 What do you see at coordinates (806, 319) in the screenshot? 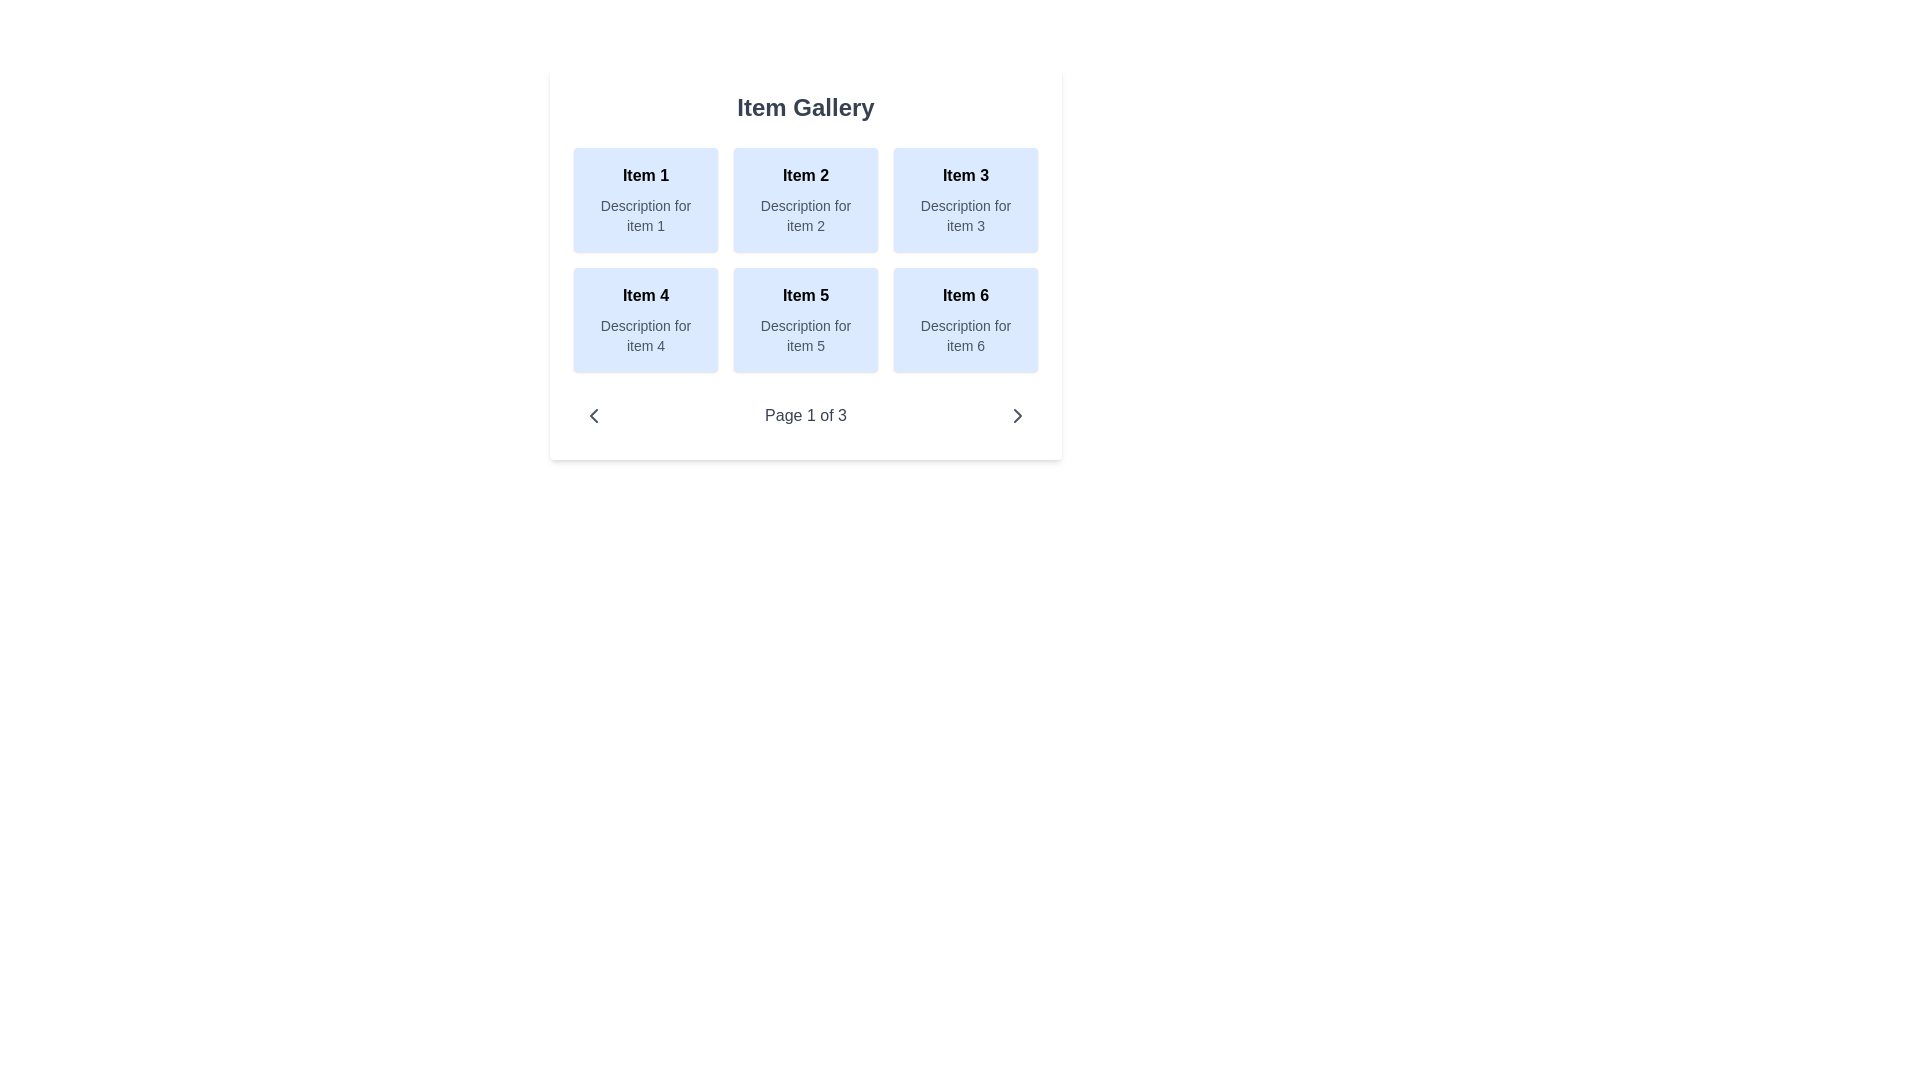
I see `the information displayed on the informational card labeled 'Item 5' with a light blue background and rounded edges located in the second row, second column of the grid` at bounding box center [806, 319].